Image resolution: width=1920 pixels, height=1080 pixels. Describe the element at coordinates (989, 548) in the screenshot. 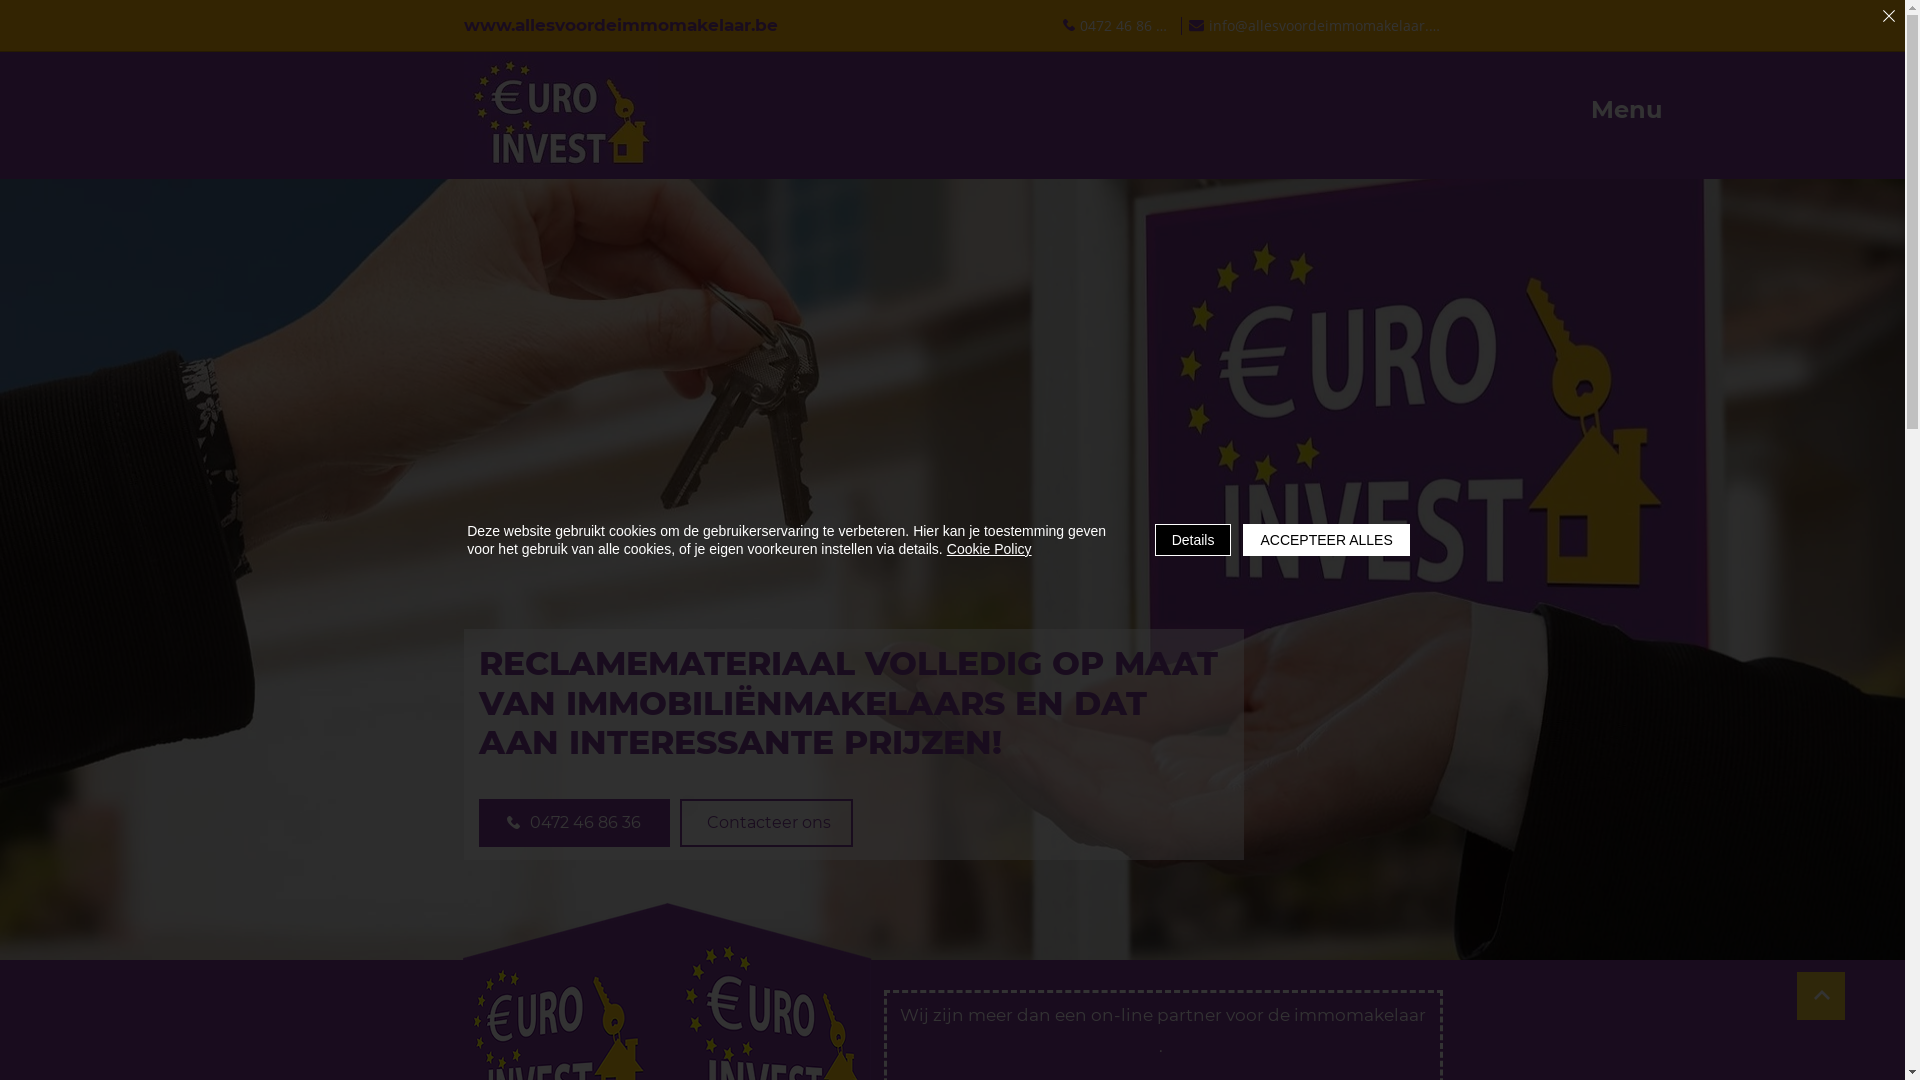

I see `'Cookie Policy'` at that location.